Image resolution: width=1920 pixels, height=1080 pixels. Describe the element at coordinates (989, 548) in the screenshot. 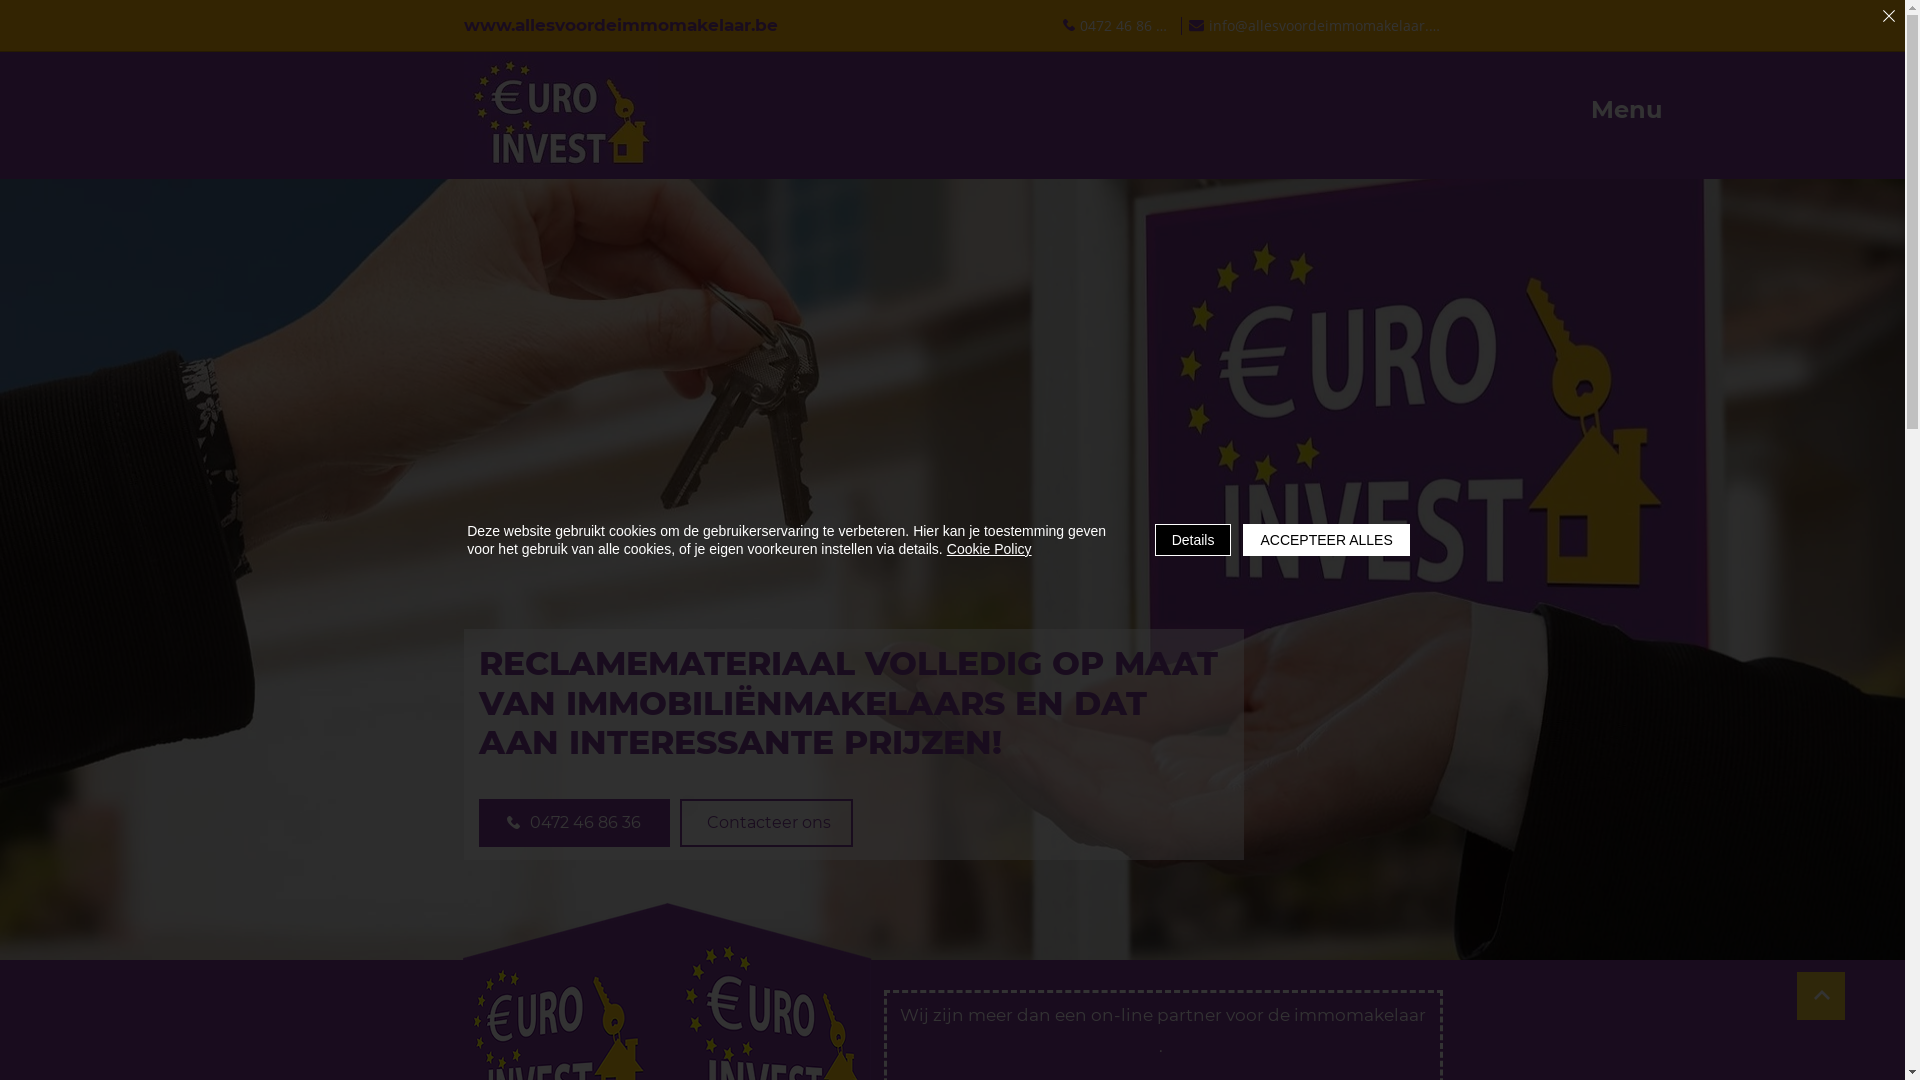

I see `'Cookie Policy'` at that location.